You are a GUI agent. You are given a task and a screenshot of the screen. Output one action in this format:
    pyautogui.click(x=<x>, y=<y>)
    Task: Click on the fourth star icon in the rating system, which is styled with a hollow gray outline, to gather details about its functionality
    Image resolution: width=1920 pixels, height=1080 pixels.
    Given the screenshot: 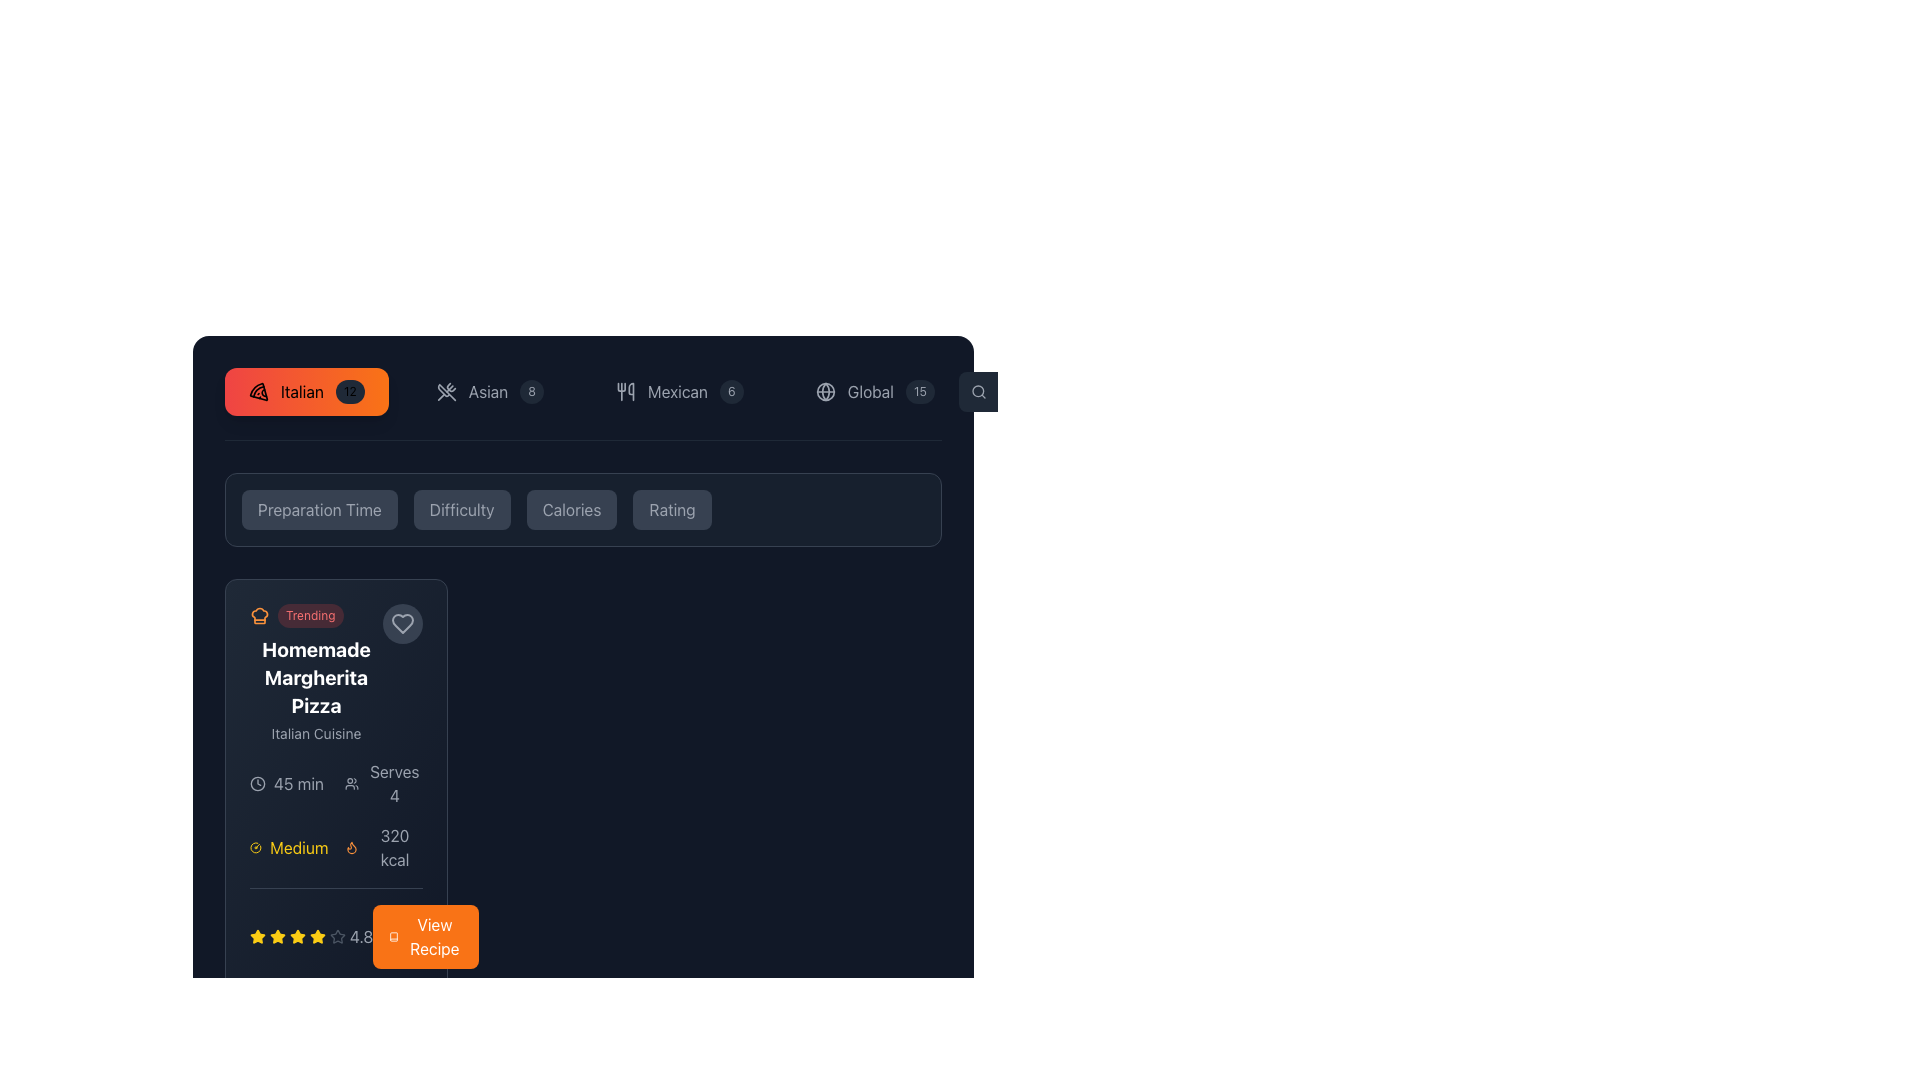 What is the action you would take?
    pyautogui.click(x=336, y=928)
    